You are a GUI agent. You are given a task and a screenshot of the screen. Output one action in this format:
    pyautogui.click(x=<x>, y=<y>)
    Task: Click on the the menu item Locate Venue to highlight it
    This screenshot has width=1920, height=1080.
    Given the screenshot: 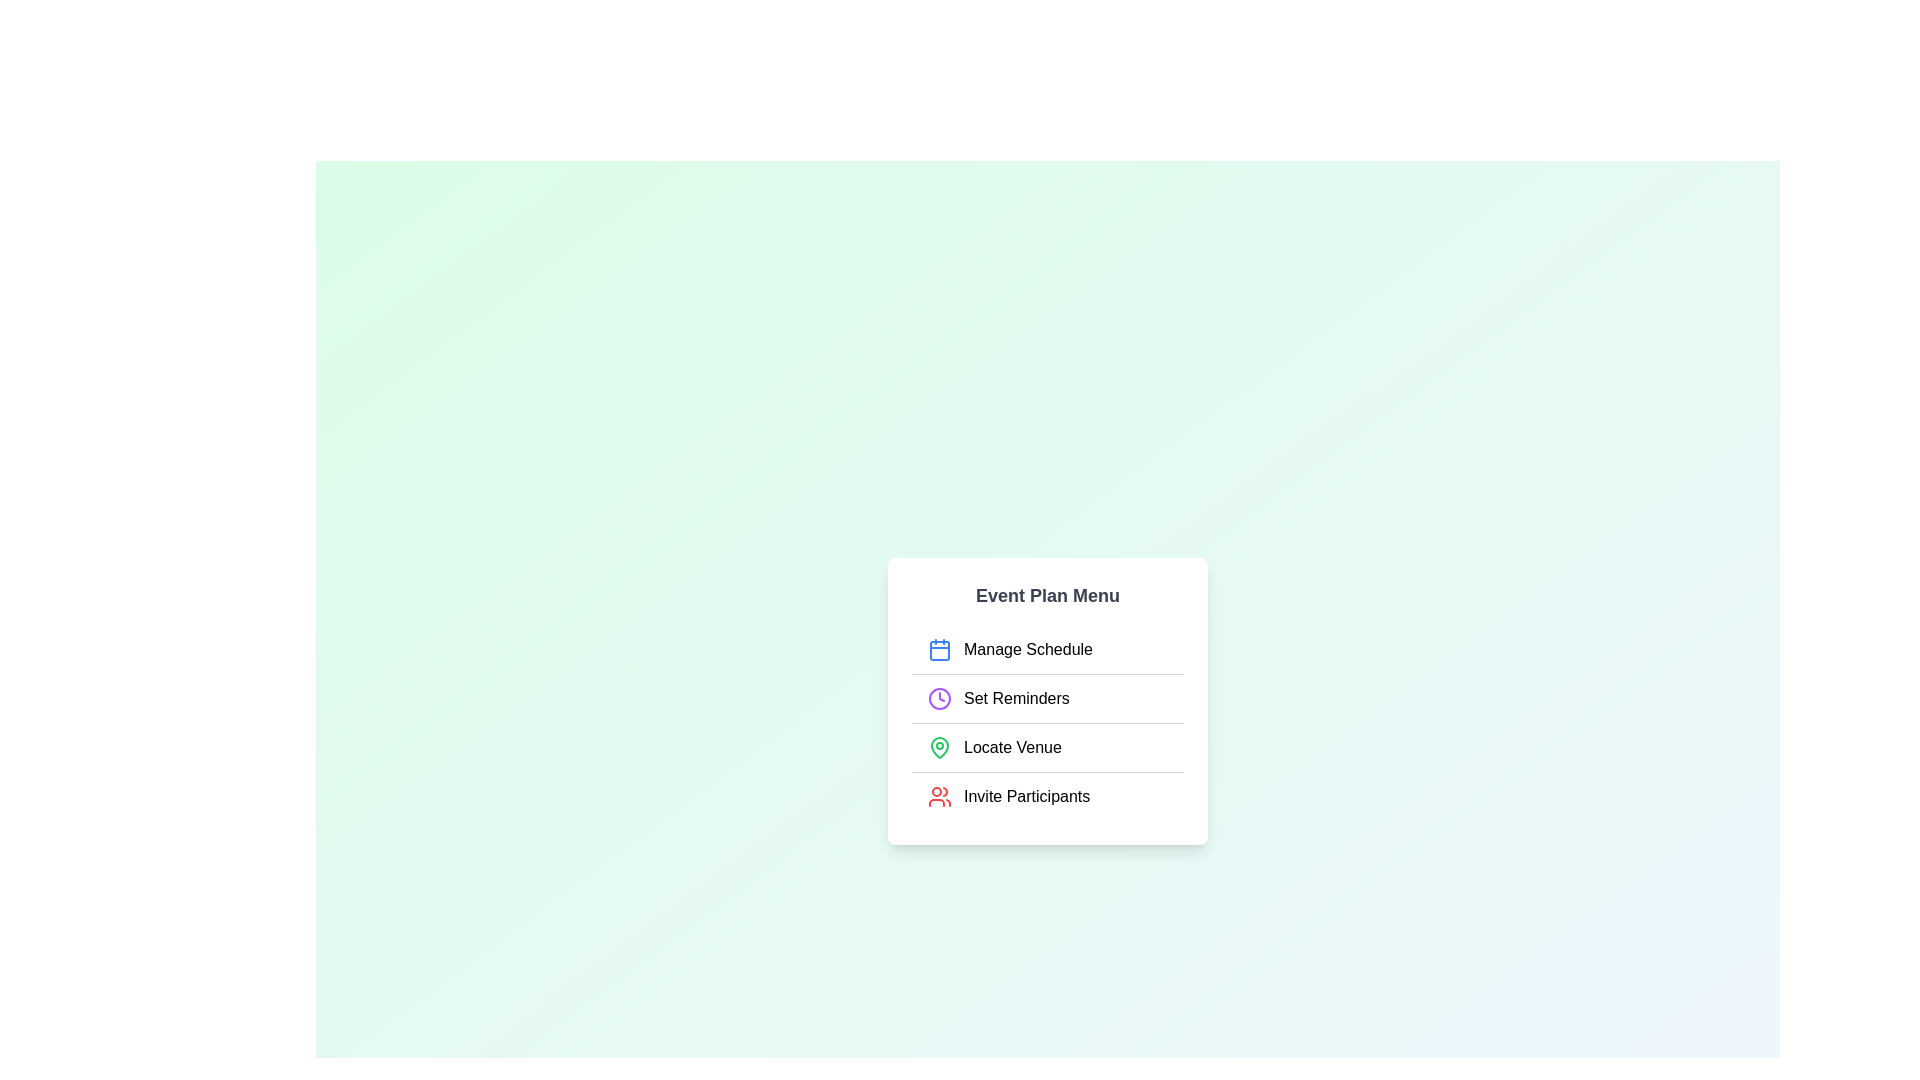 What is the action you would take?
    pyautogui.click(x=1046, y=747)
    